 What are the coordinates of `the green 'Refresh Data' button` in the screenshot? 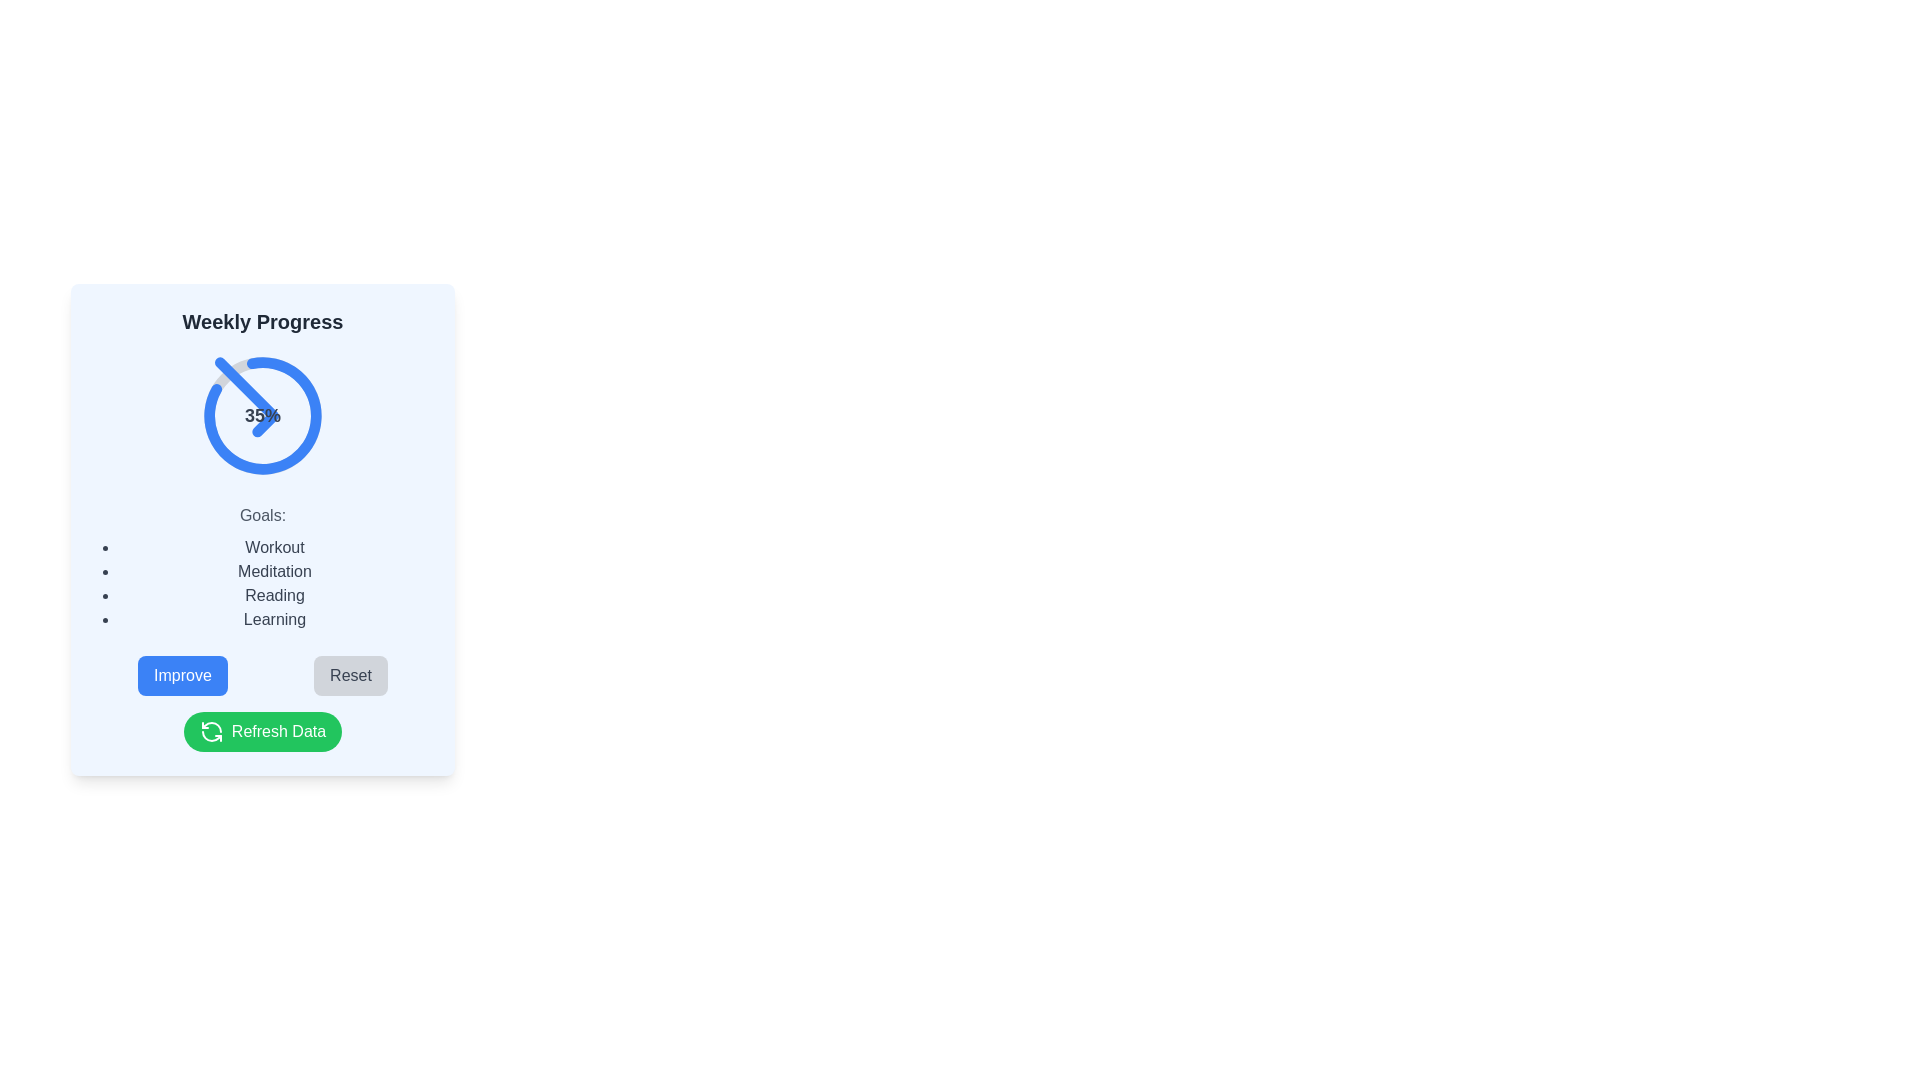 It's located at (262, 732).